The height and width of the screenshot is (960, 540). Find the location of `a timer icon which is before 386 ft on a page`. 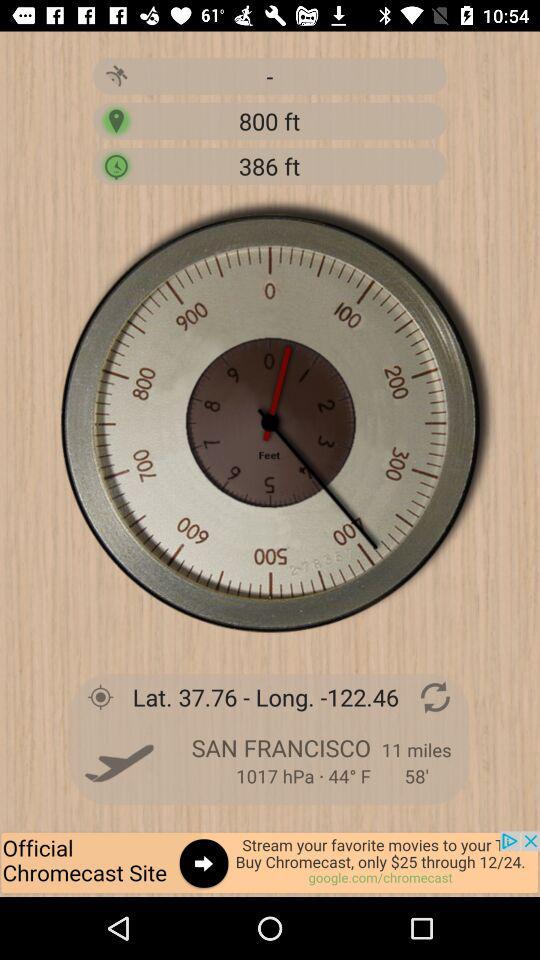

a timer icon which is before 386 ft on a page is located at coordinates (116, 164).